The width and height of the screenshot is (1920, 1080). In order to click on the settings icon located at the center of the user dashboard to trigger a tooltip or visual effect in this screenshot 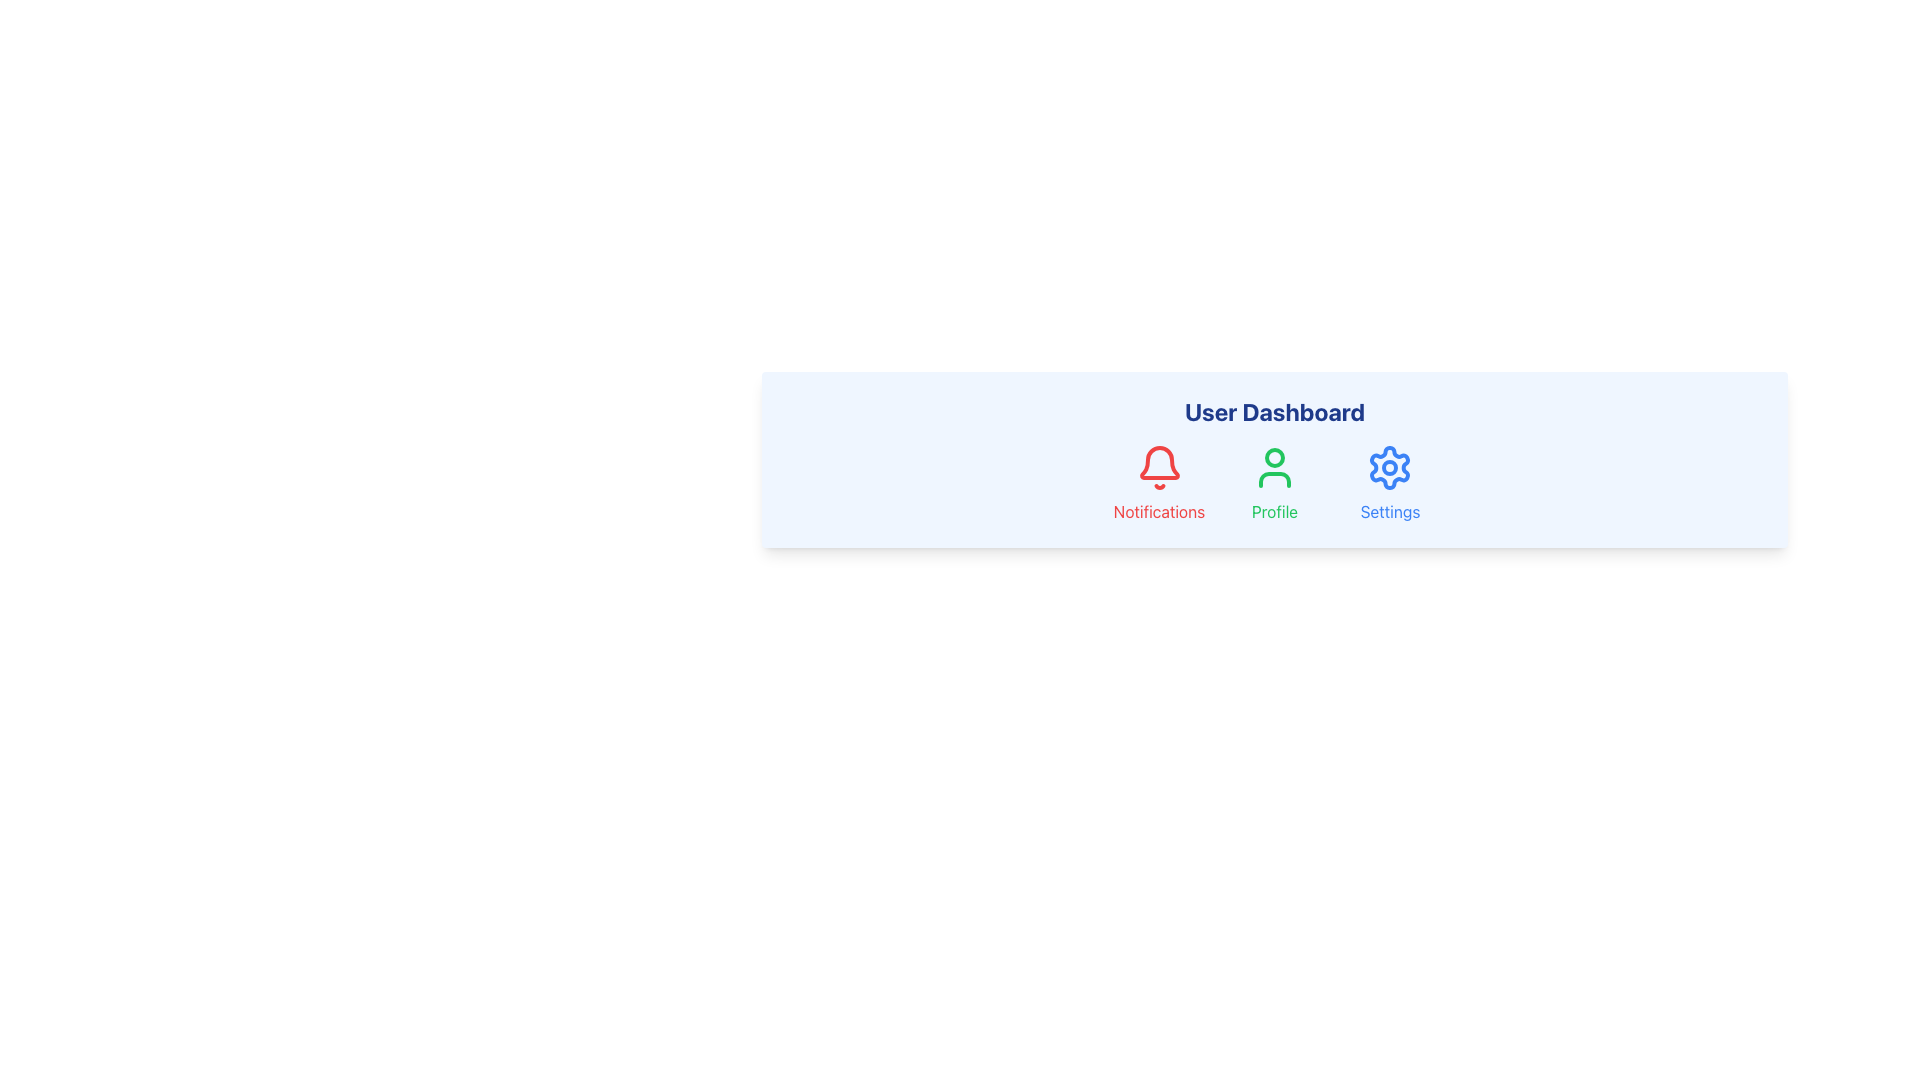, I will do `click(1389, 467)`.